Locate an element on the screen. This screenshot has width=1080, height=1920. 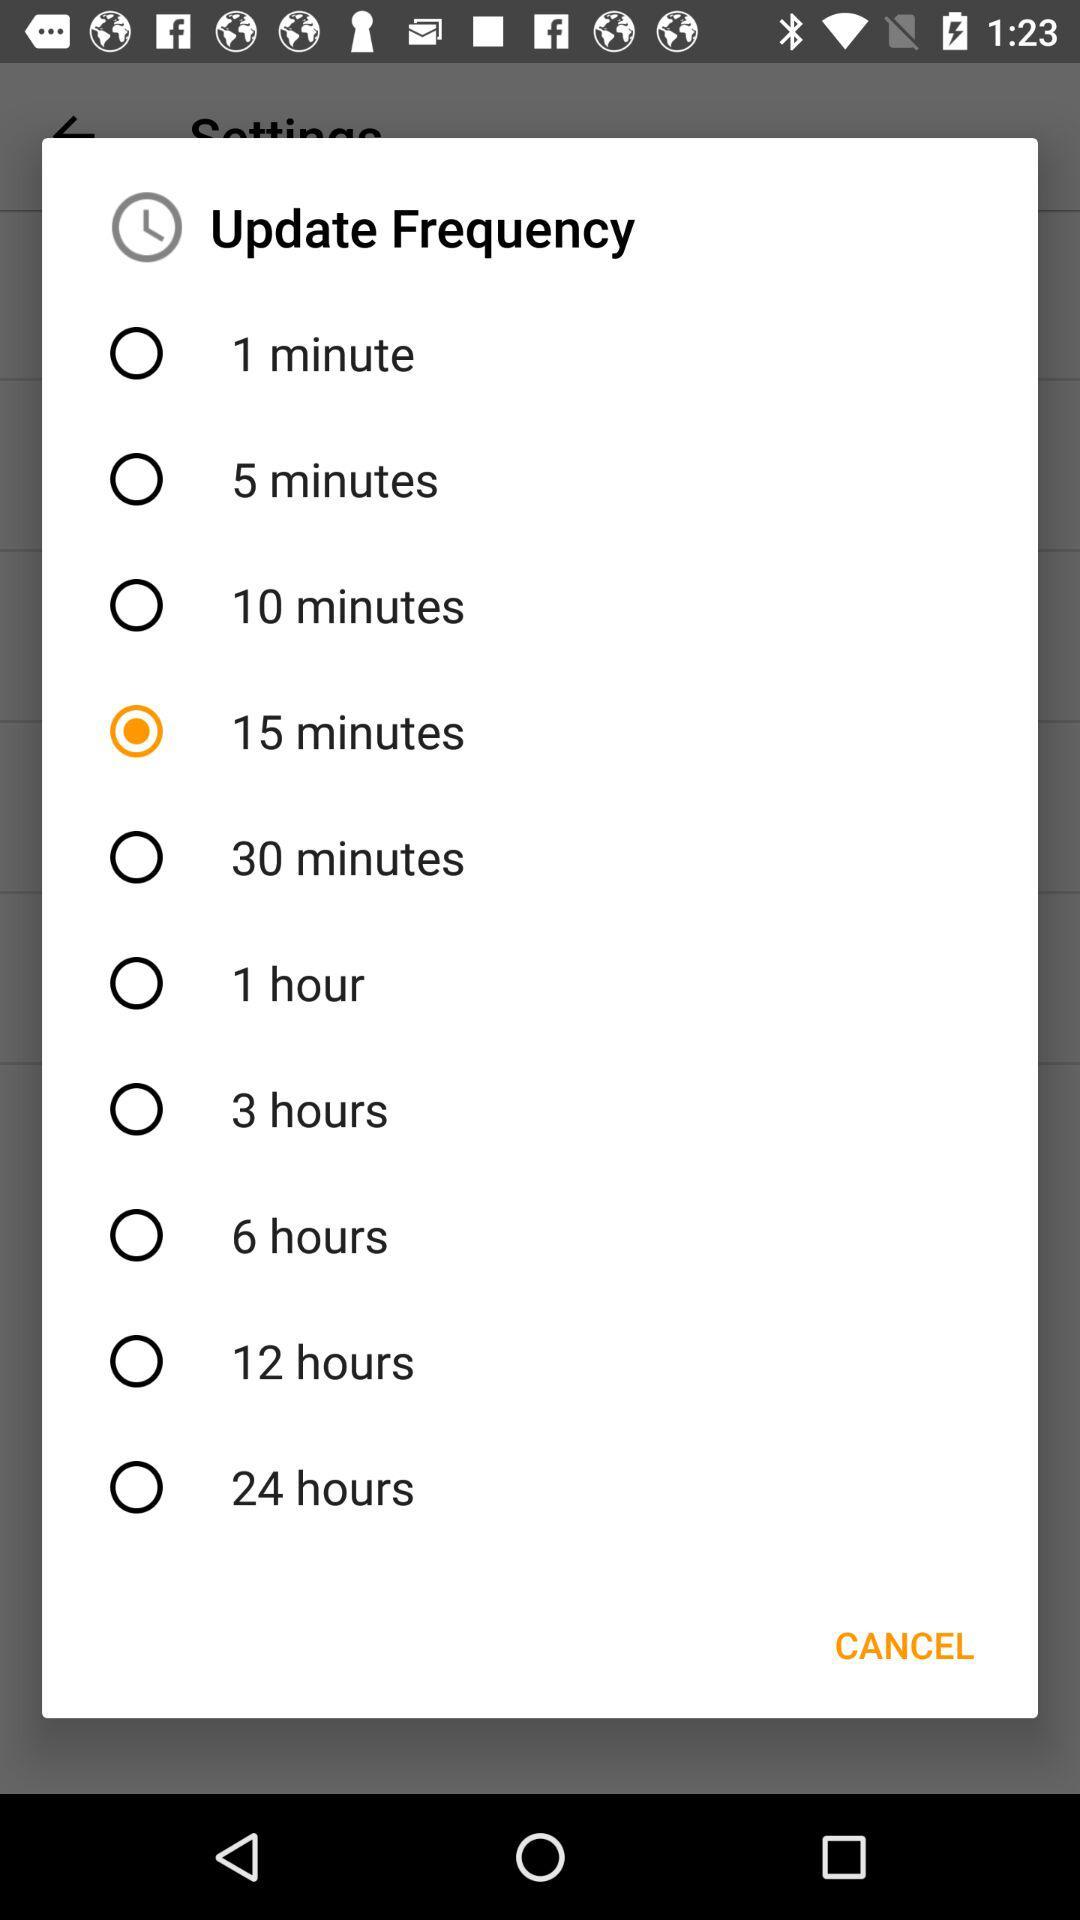
3 hours icon is located at coordinates (540, 1108).